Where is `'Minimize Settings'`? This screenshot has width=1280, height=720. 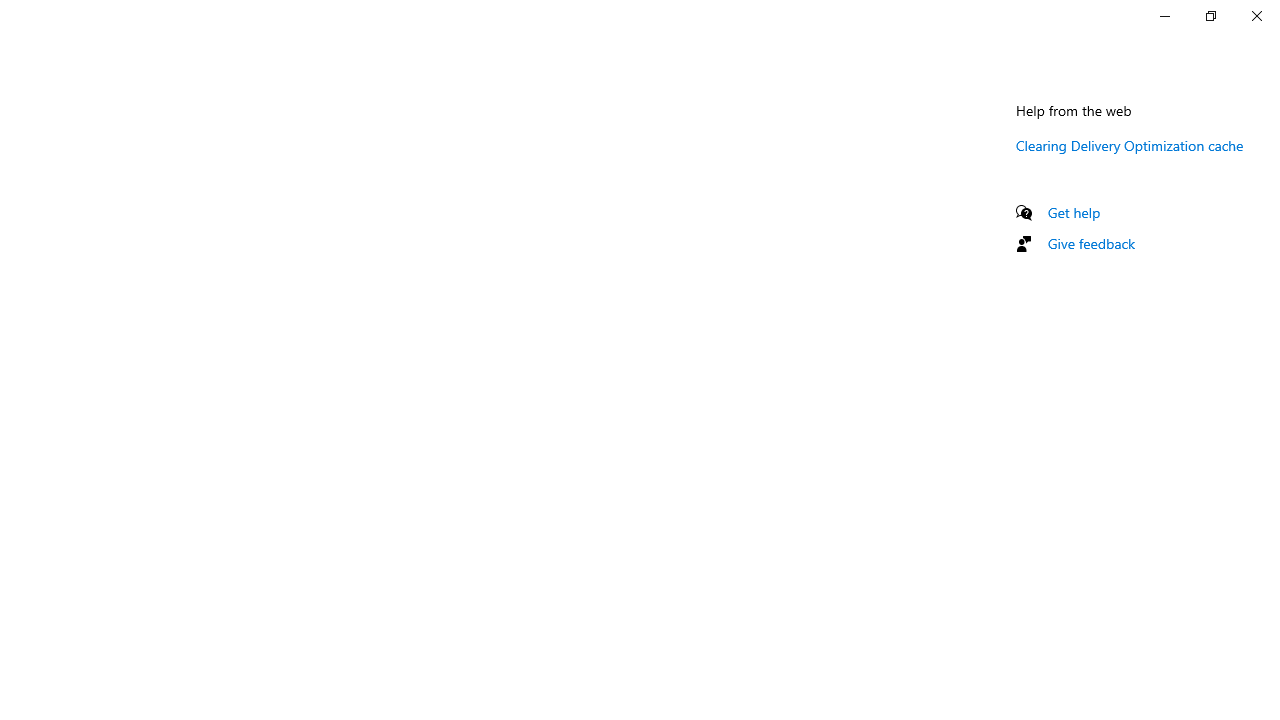
'Minimize Settings' is located at coordinates (1164, 15).